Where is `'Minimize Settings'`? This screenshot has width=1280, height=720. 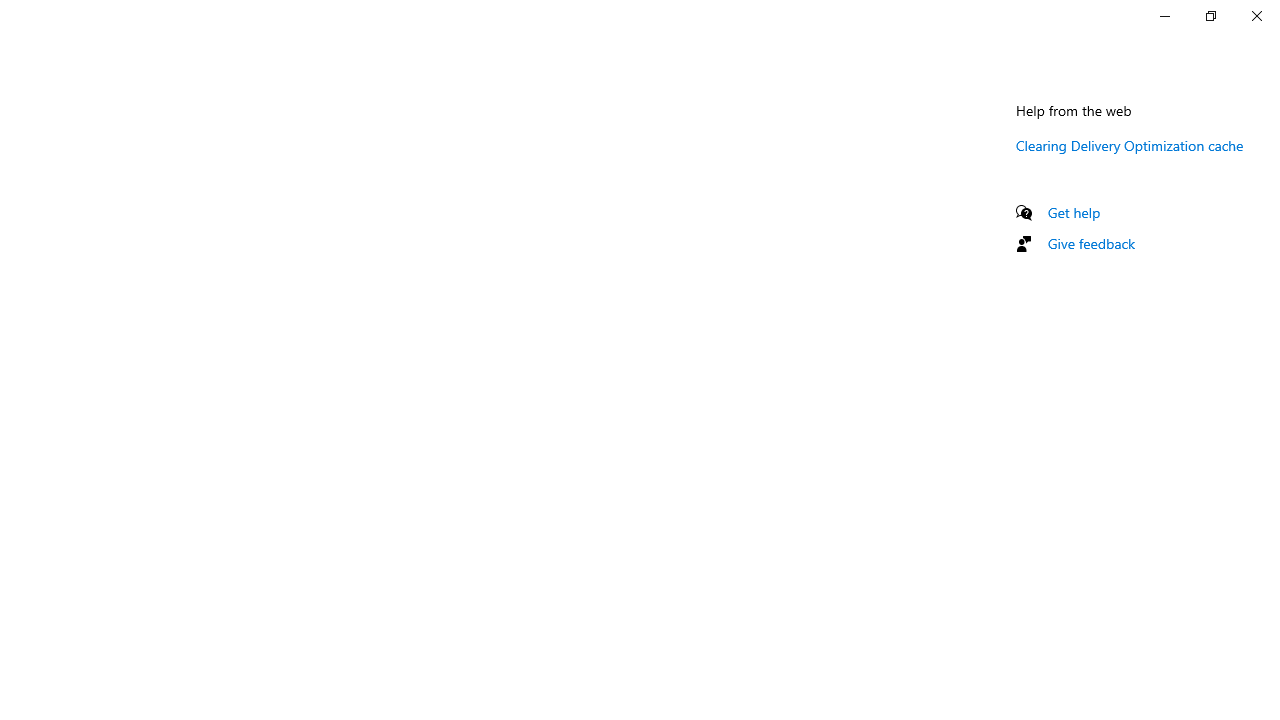
'Minimize Settings' is located at coordinates (1164, 15).